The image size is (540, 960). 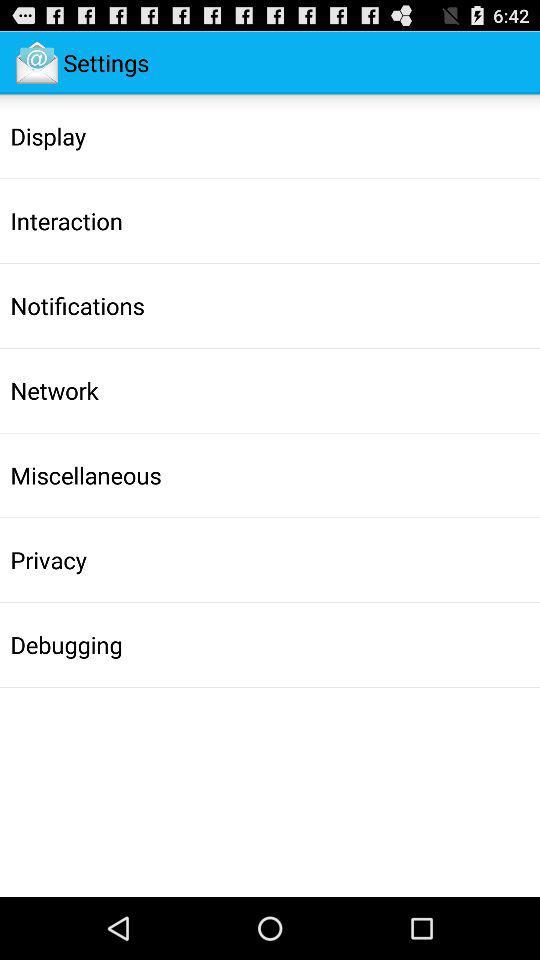 What do you see at coordinates (48, 135) in the screenshot?
I see `display item` at bounding box center [48, 135].